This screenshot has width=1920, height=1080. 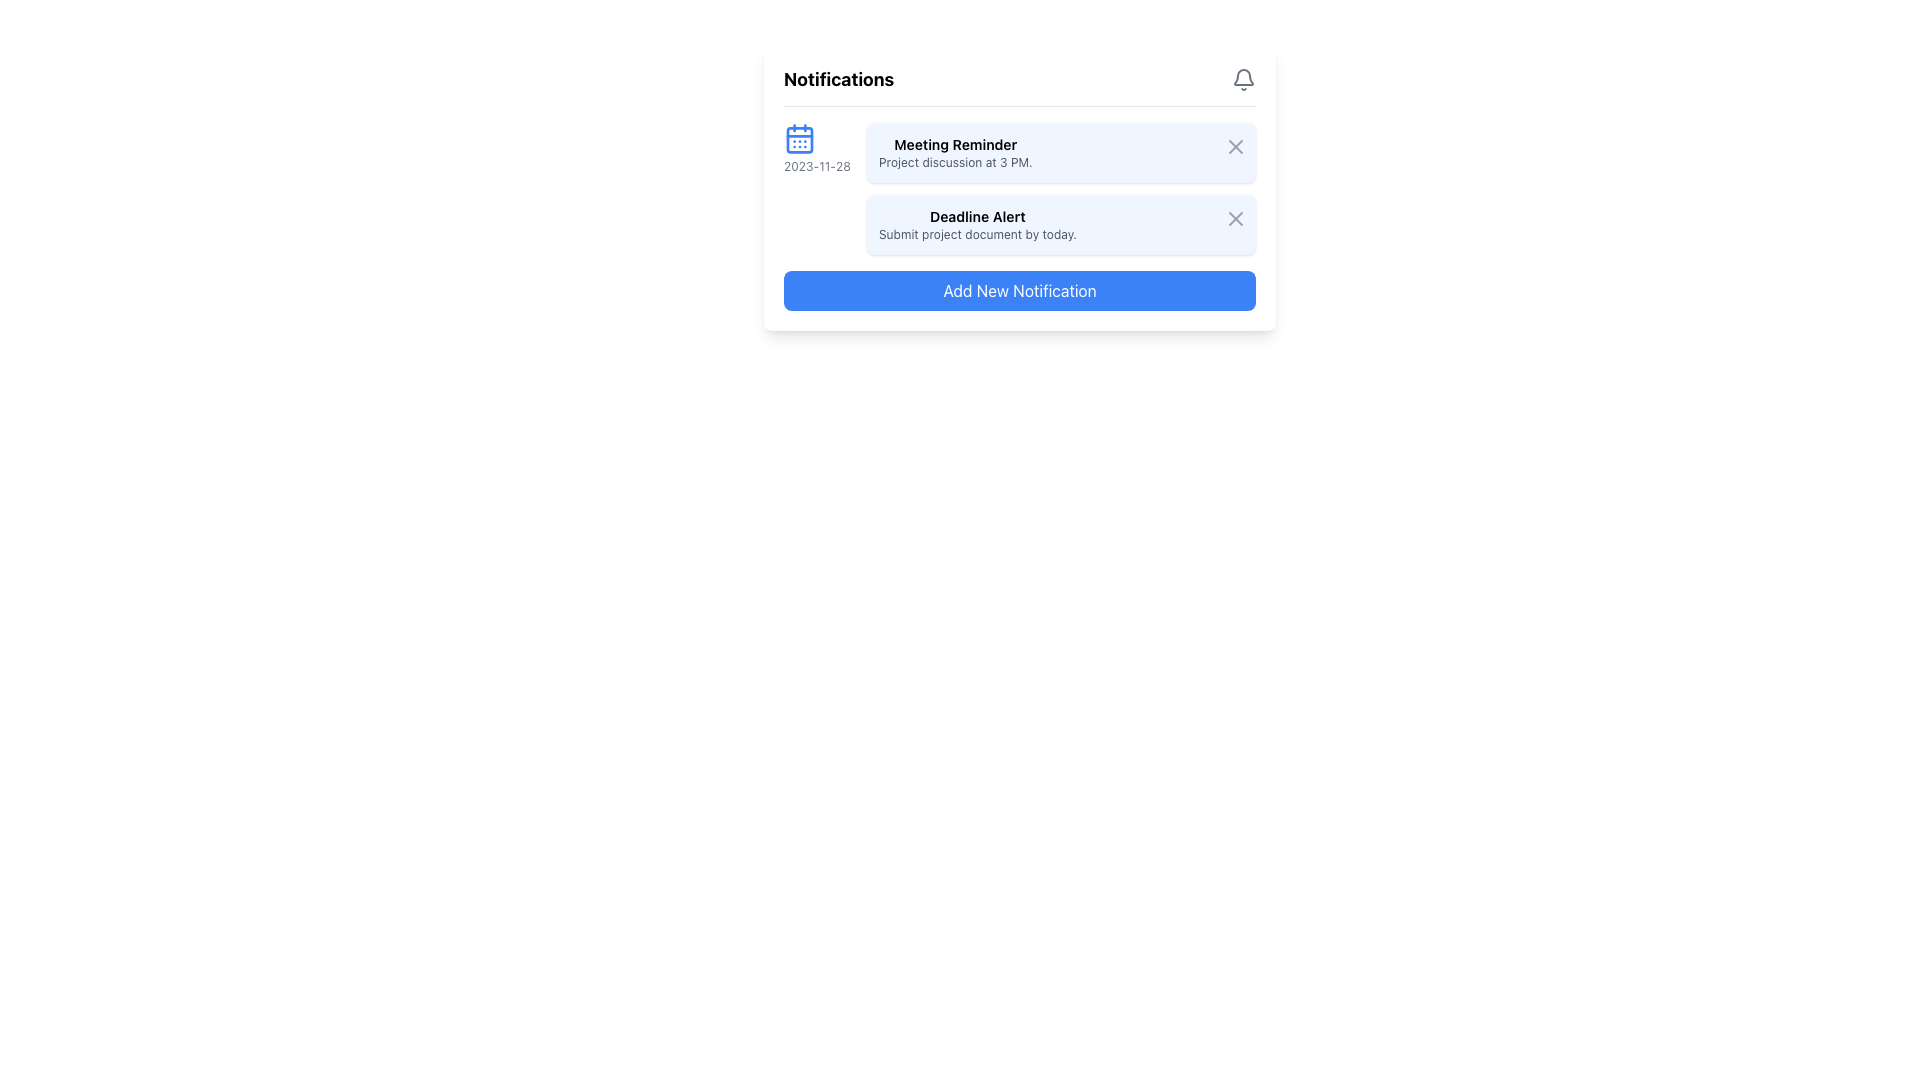 What do you see at coordinates (817, 165) in the screenshot?
I see `the static text displaying the date '2023-11-28'` at bounding box center [817, 165].